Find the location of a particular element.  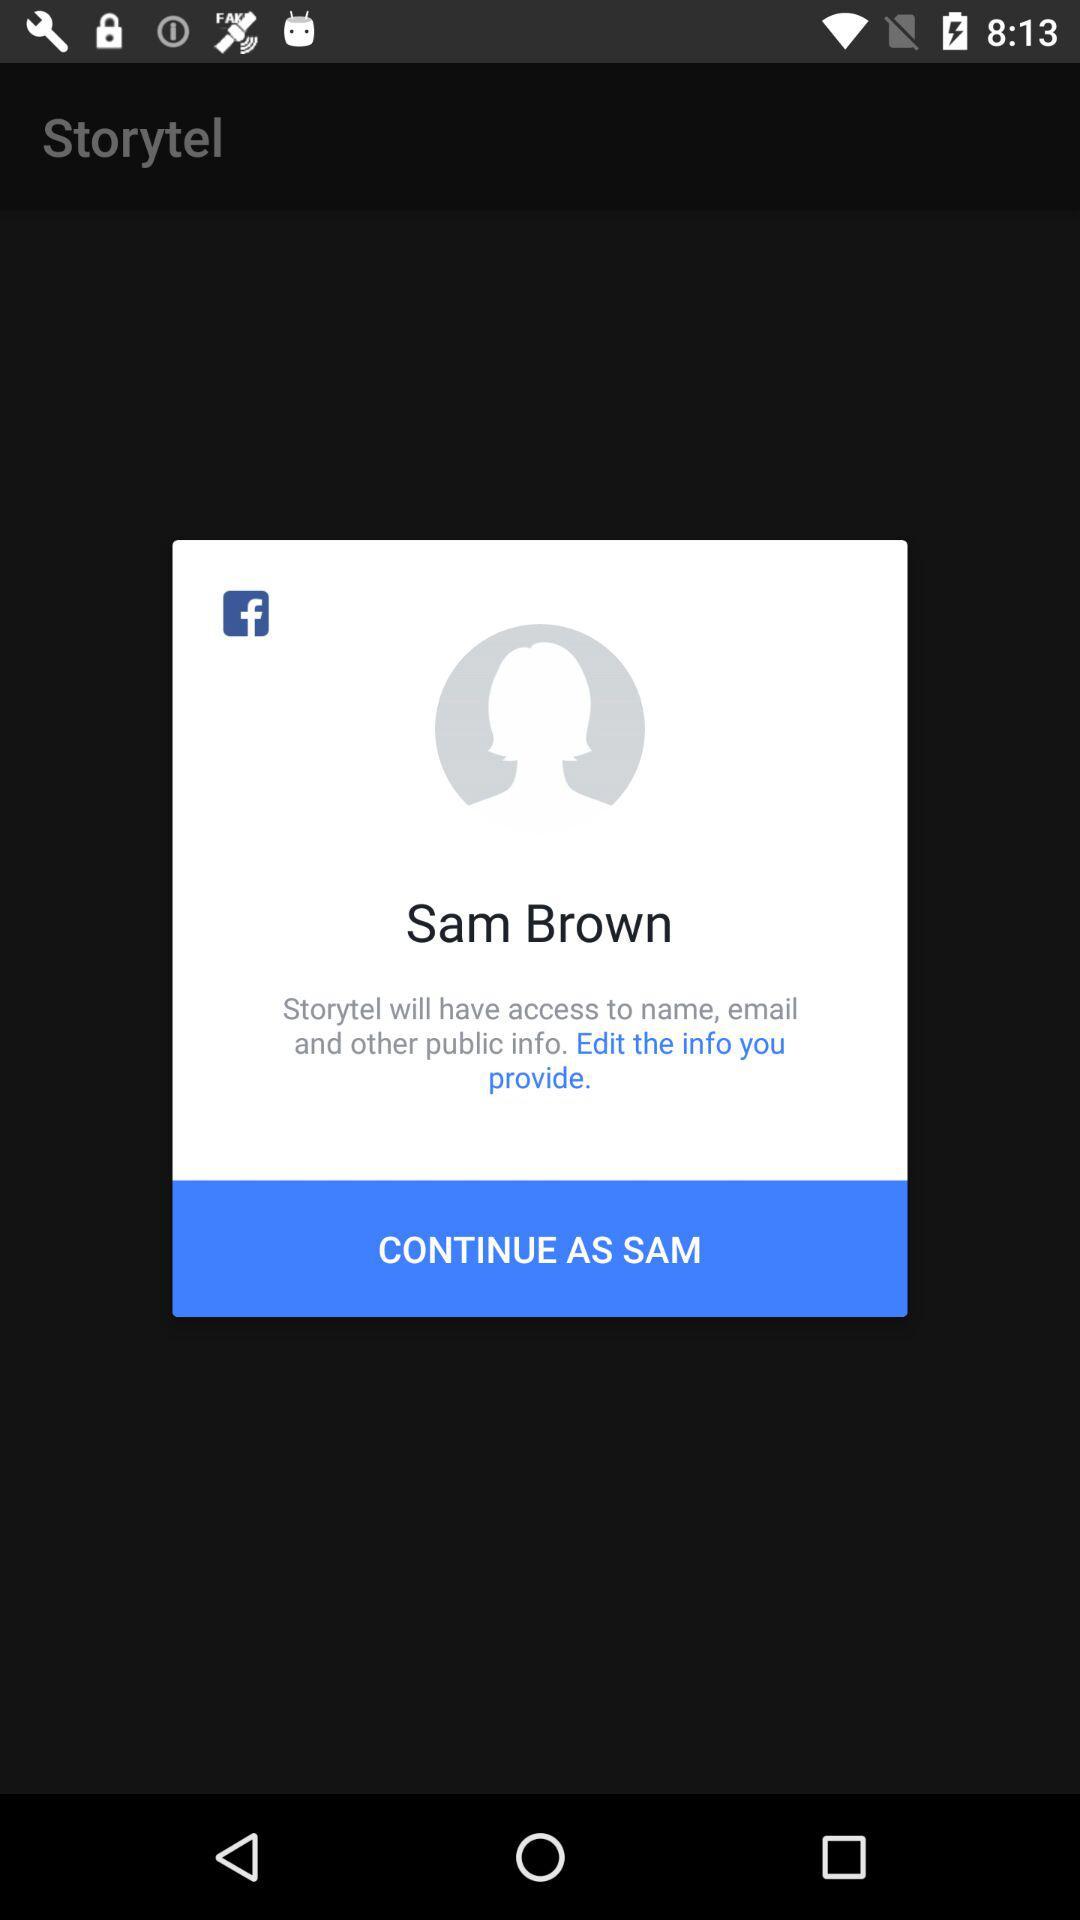

the icon below sam brown item is located at coordinates (540, 1041).